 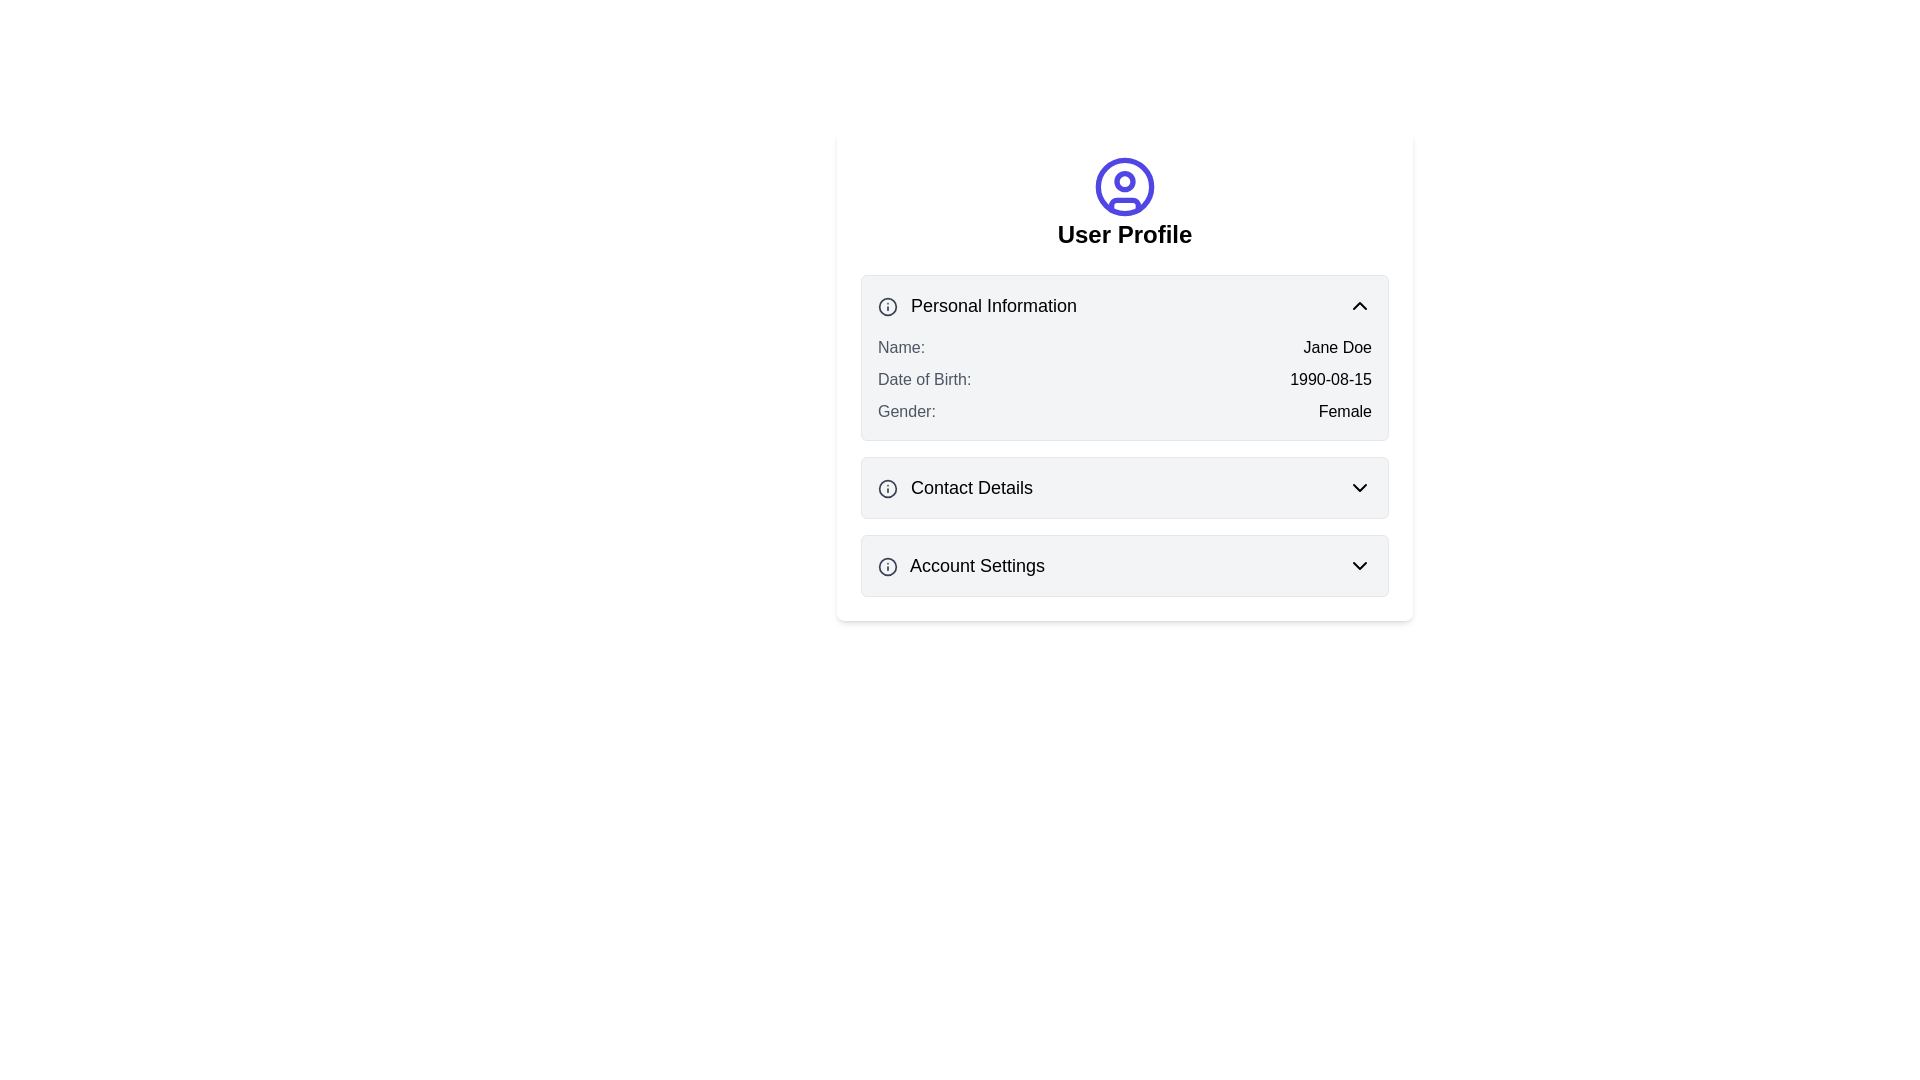 What do you see at coordinates (1345, 411) in the screenshot?
I see `the 'Gender' text label in the 'Personal Information' panel of the 'User Profile' section, which displays the selected gender value and is positioned to the right of the 'Gender:' label` at bounding box center [1345, 411].